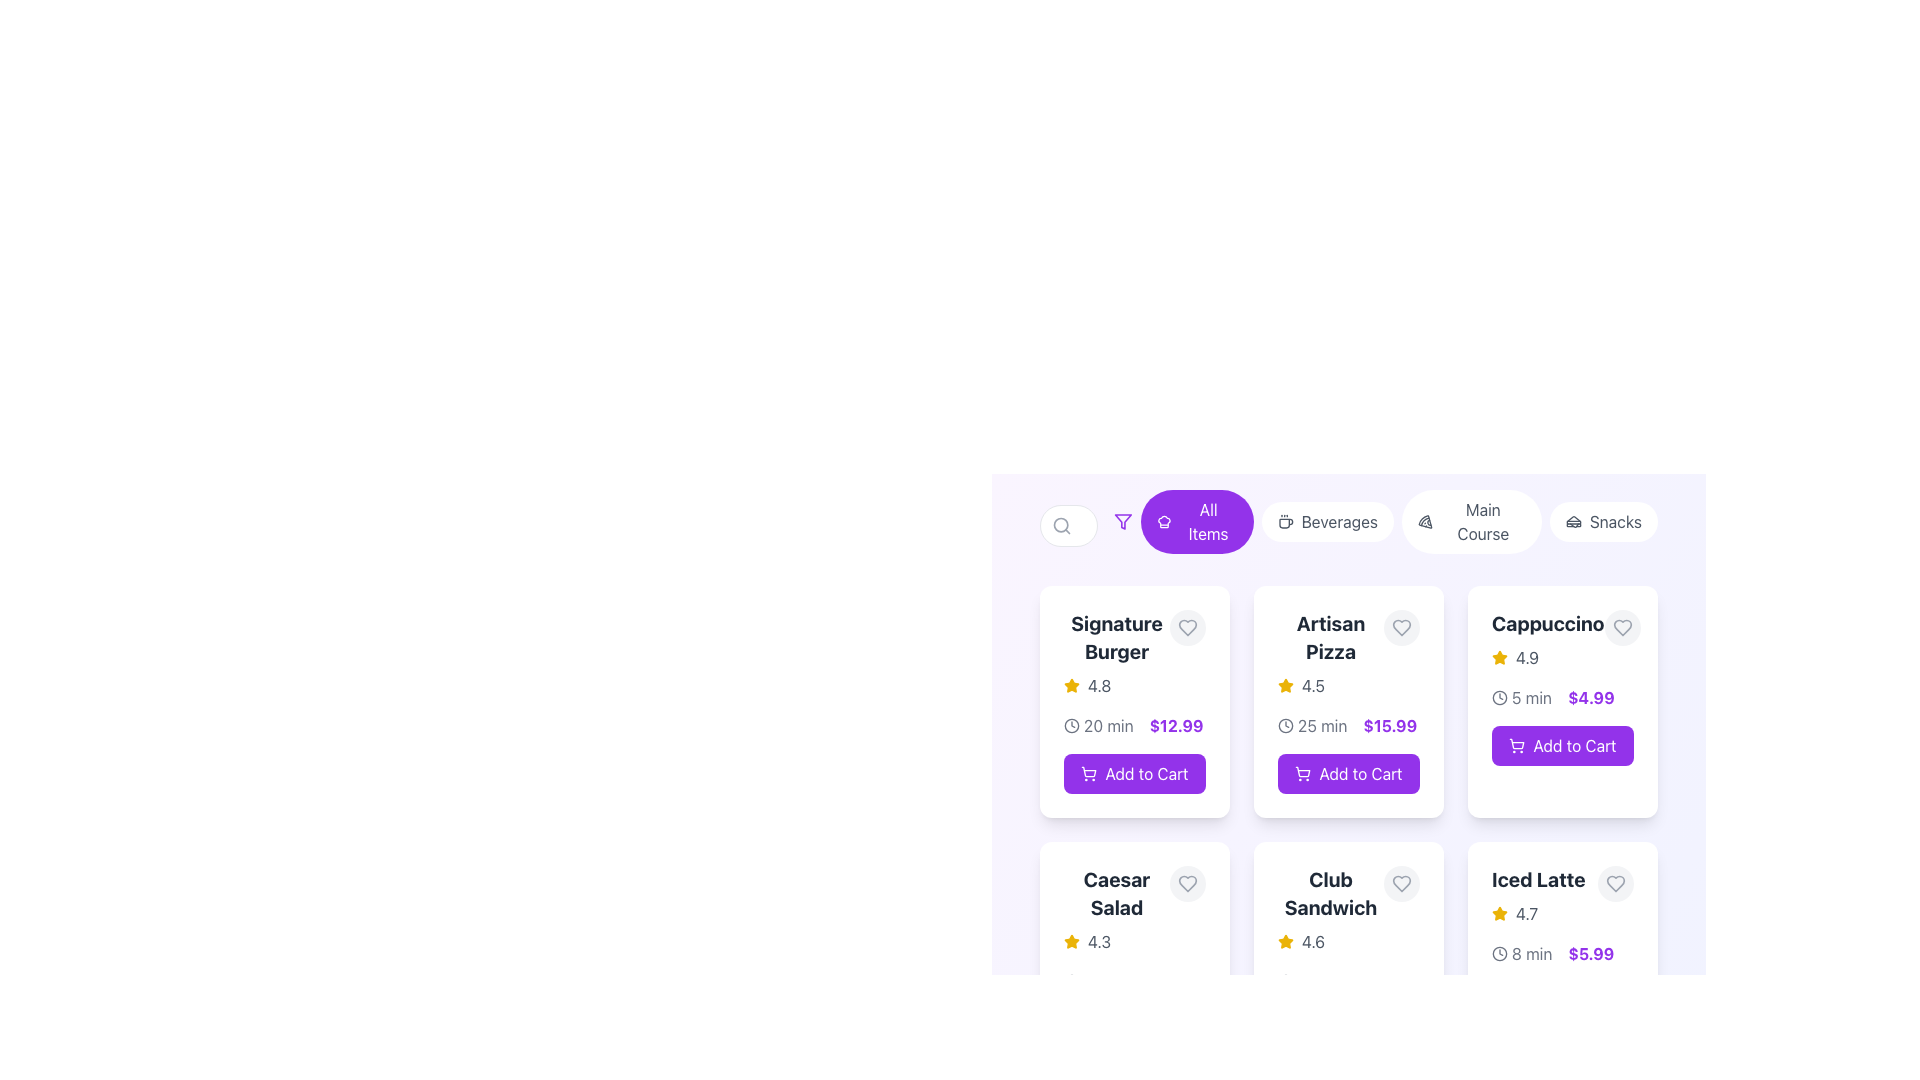 The image size is (1920, 1080). Describe the element at coordinates (1188, 627) in the screenshot. I see `the heart-shaped outline icon within the circular button located in the top-right corner of the 'Signature Burger' card to observe any visual feedback` at that location.